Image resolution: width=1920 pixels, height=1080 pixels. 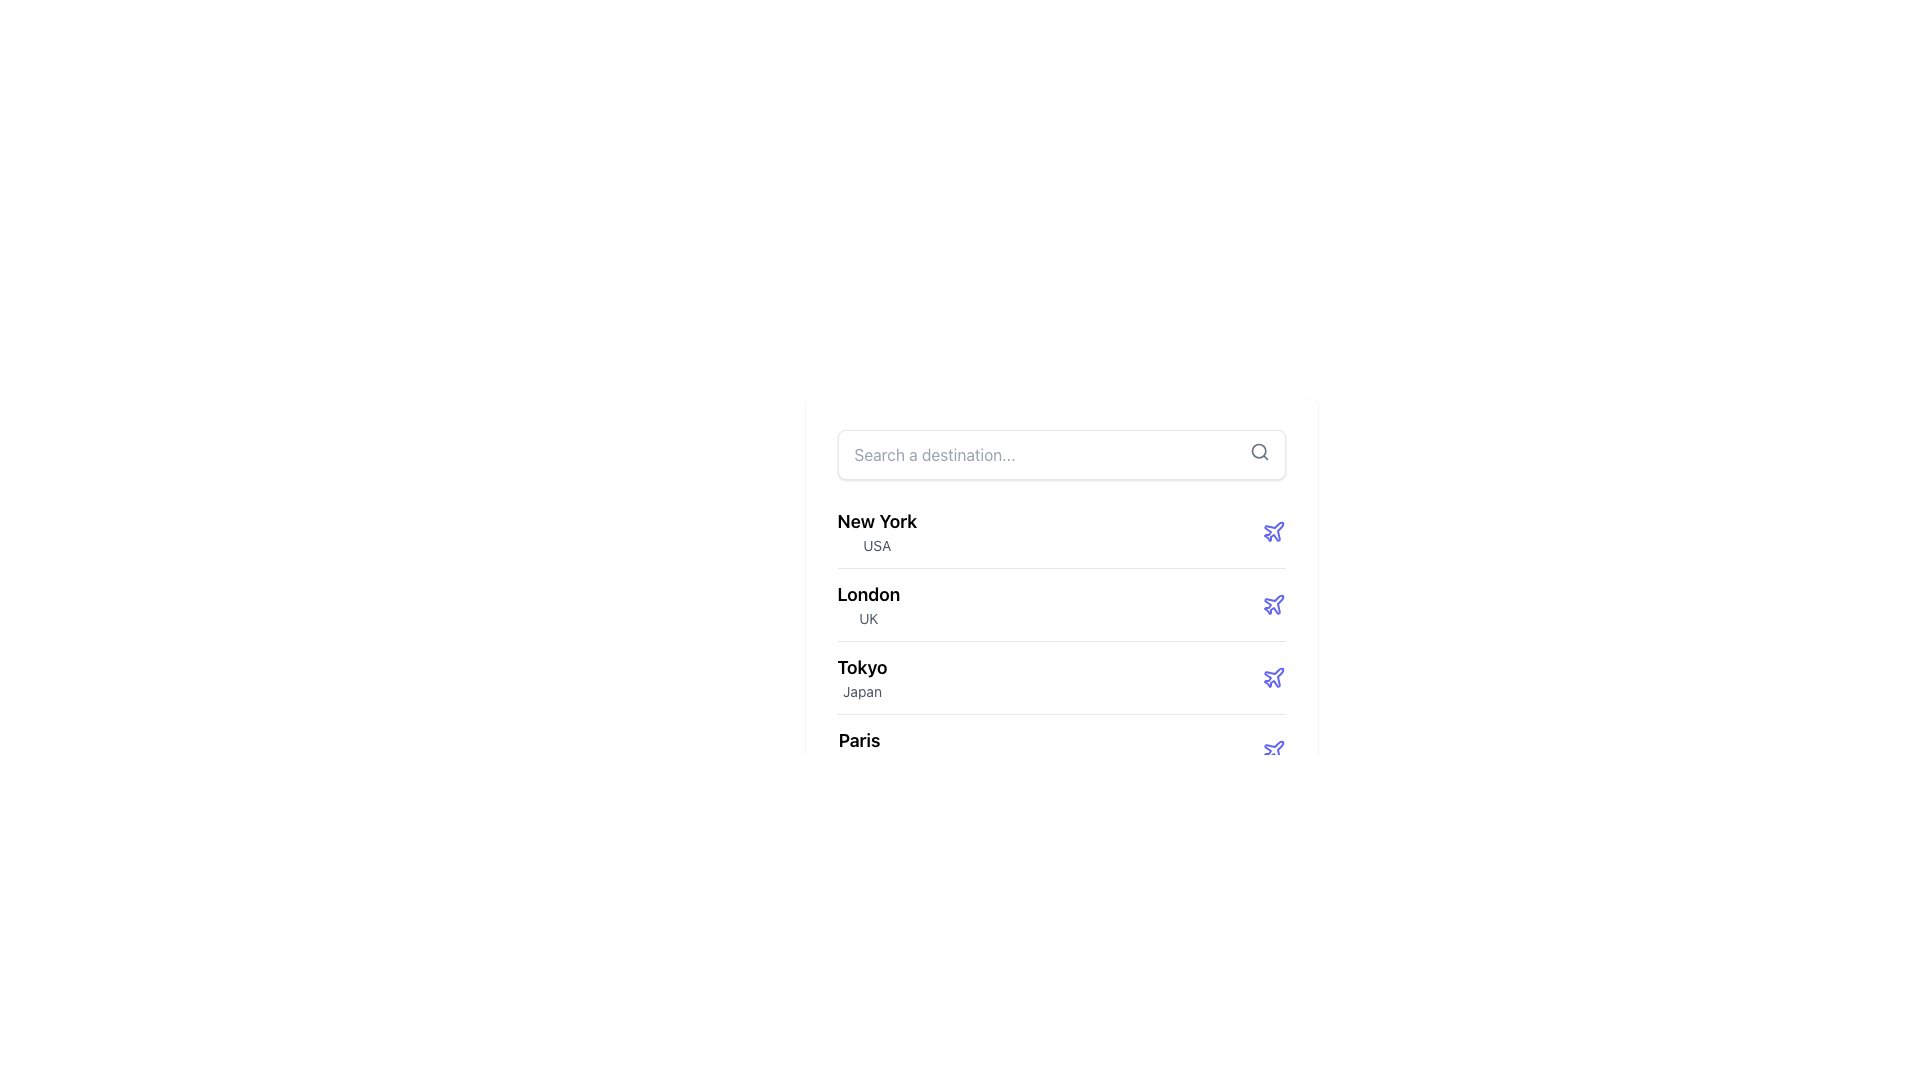 I want to click on the text display for the city 'Tokyo' and its country 'Japan', so click(x=862, y=677).